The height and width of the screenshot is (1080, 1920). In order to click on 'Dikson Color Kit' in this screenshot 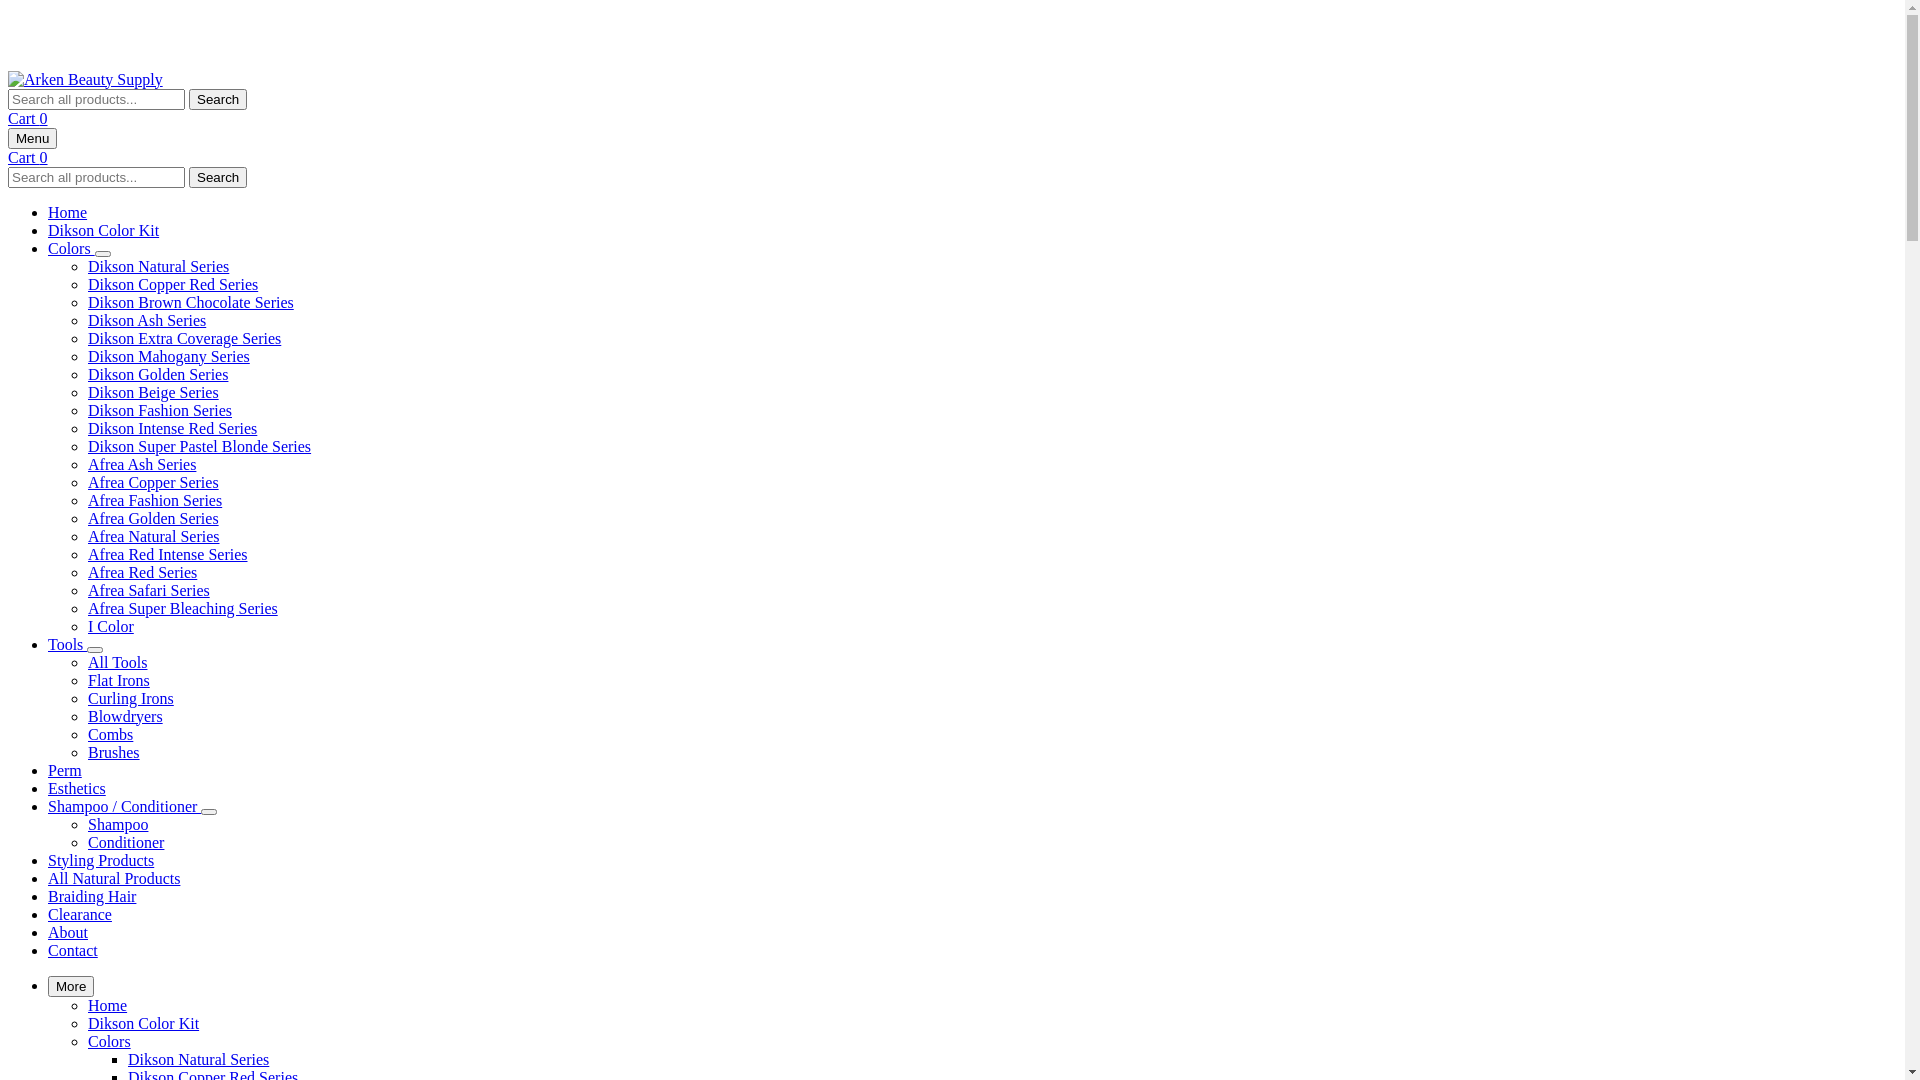, I will do `click(86, 1022)`.